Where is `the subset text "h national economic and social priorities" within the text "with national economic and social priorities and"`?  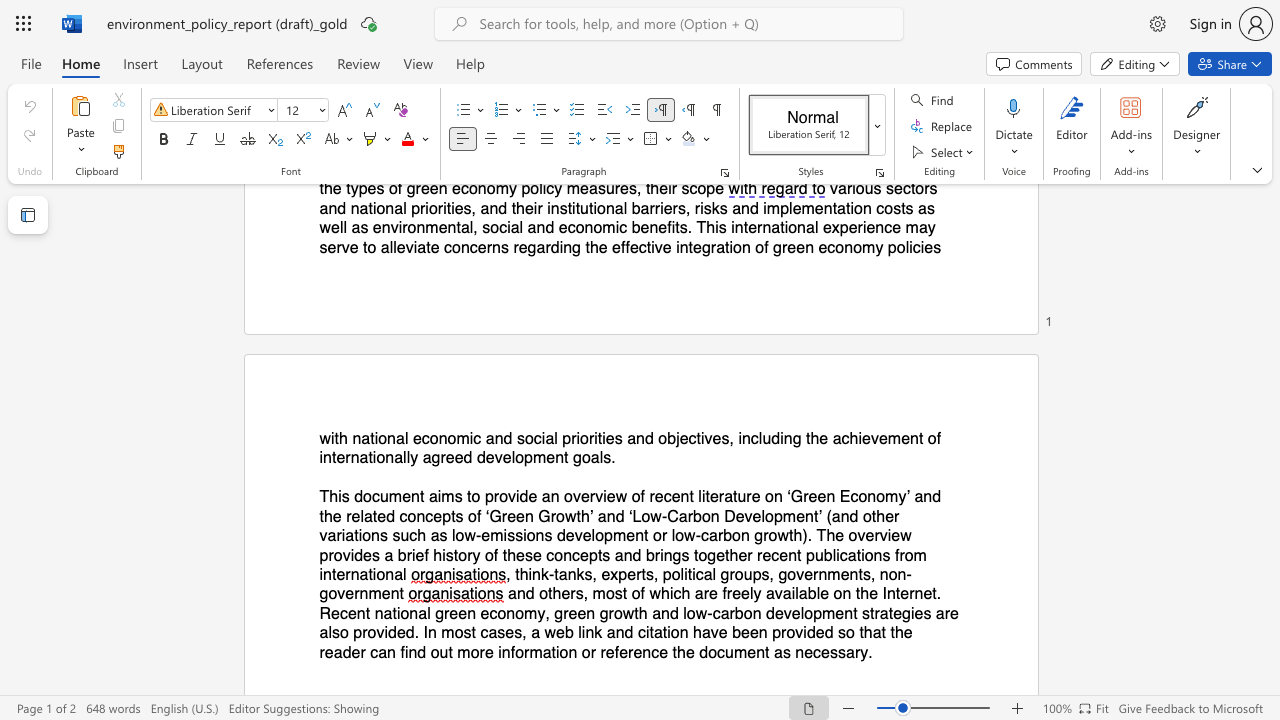
the subset text "h national economic and social priorities" within the text "with national economic and social priorities and" is located at coordinates (339, 437).